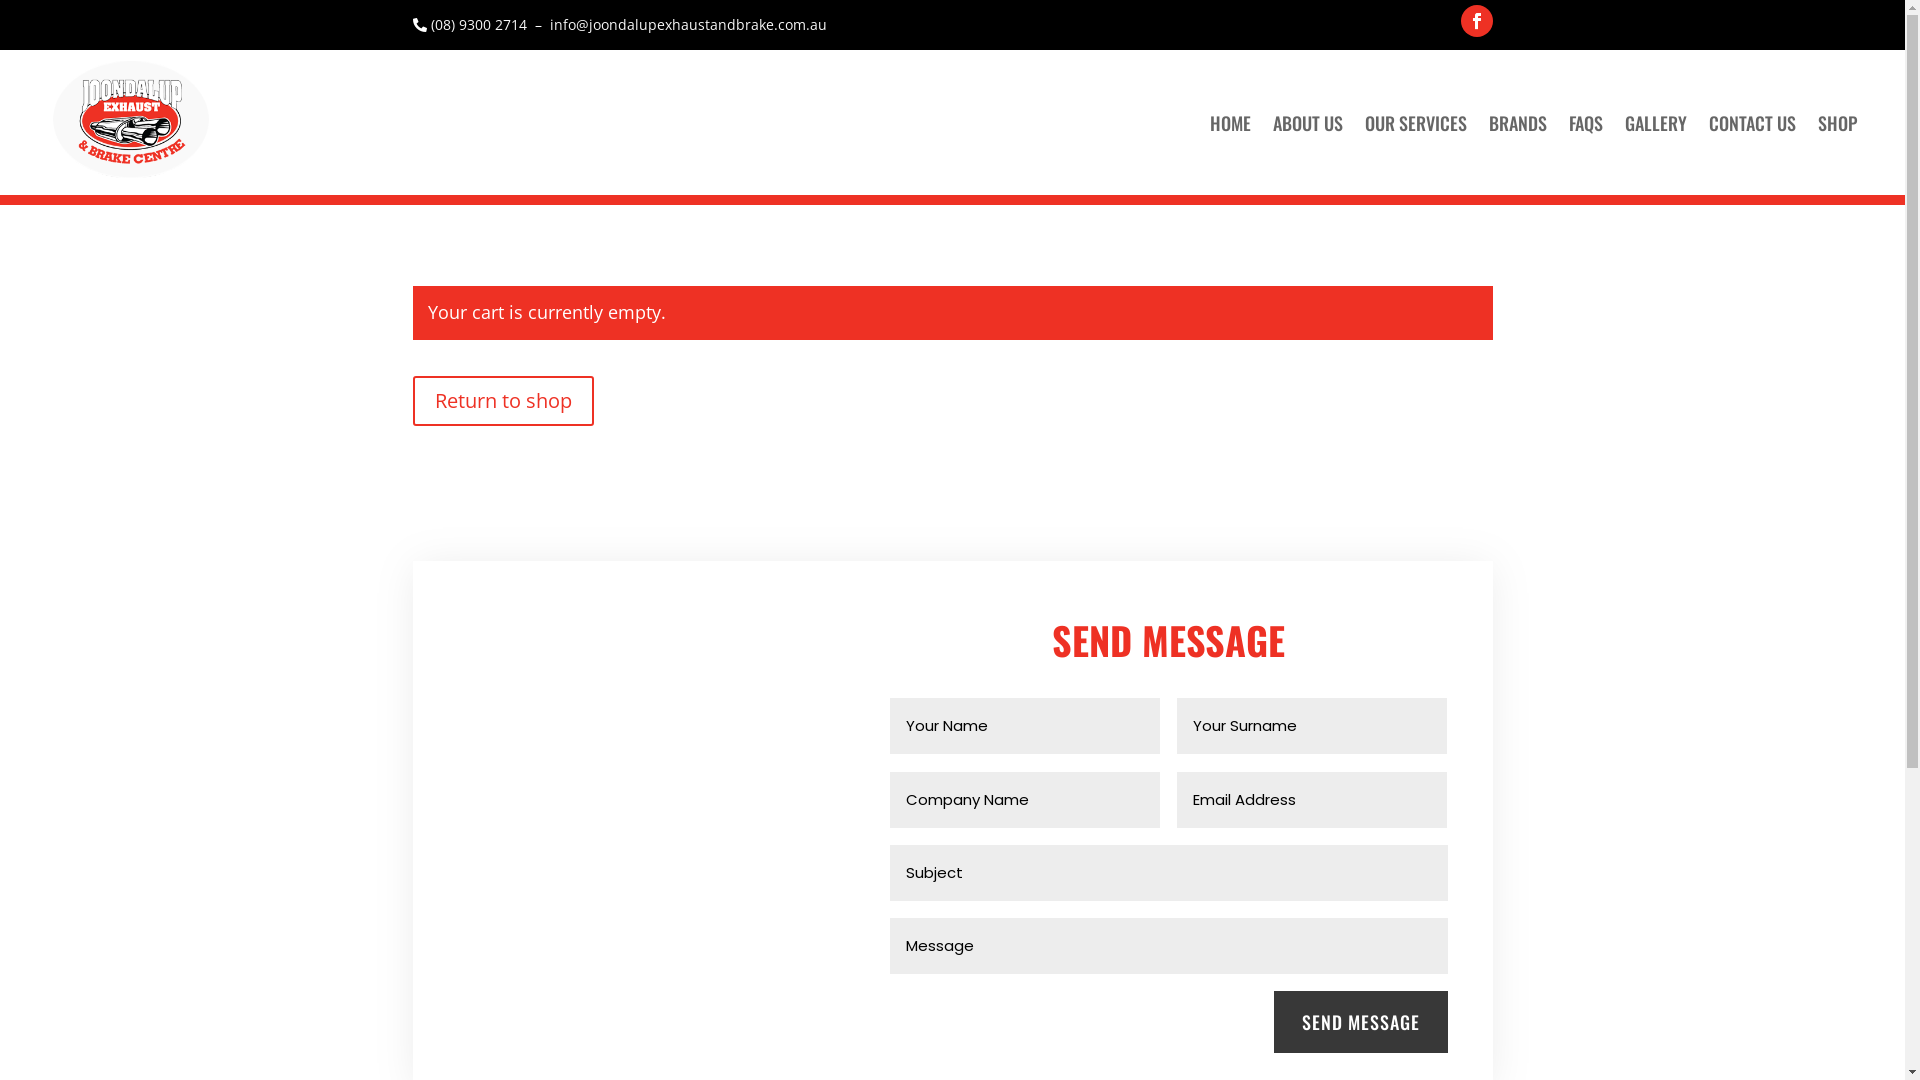 The width and height of the screenshot is (1920, 1080). What do you see at coordinates (1568, 122) in the screenshot?
I see `'FAQS'` at bounding box center [1568, 122].